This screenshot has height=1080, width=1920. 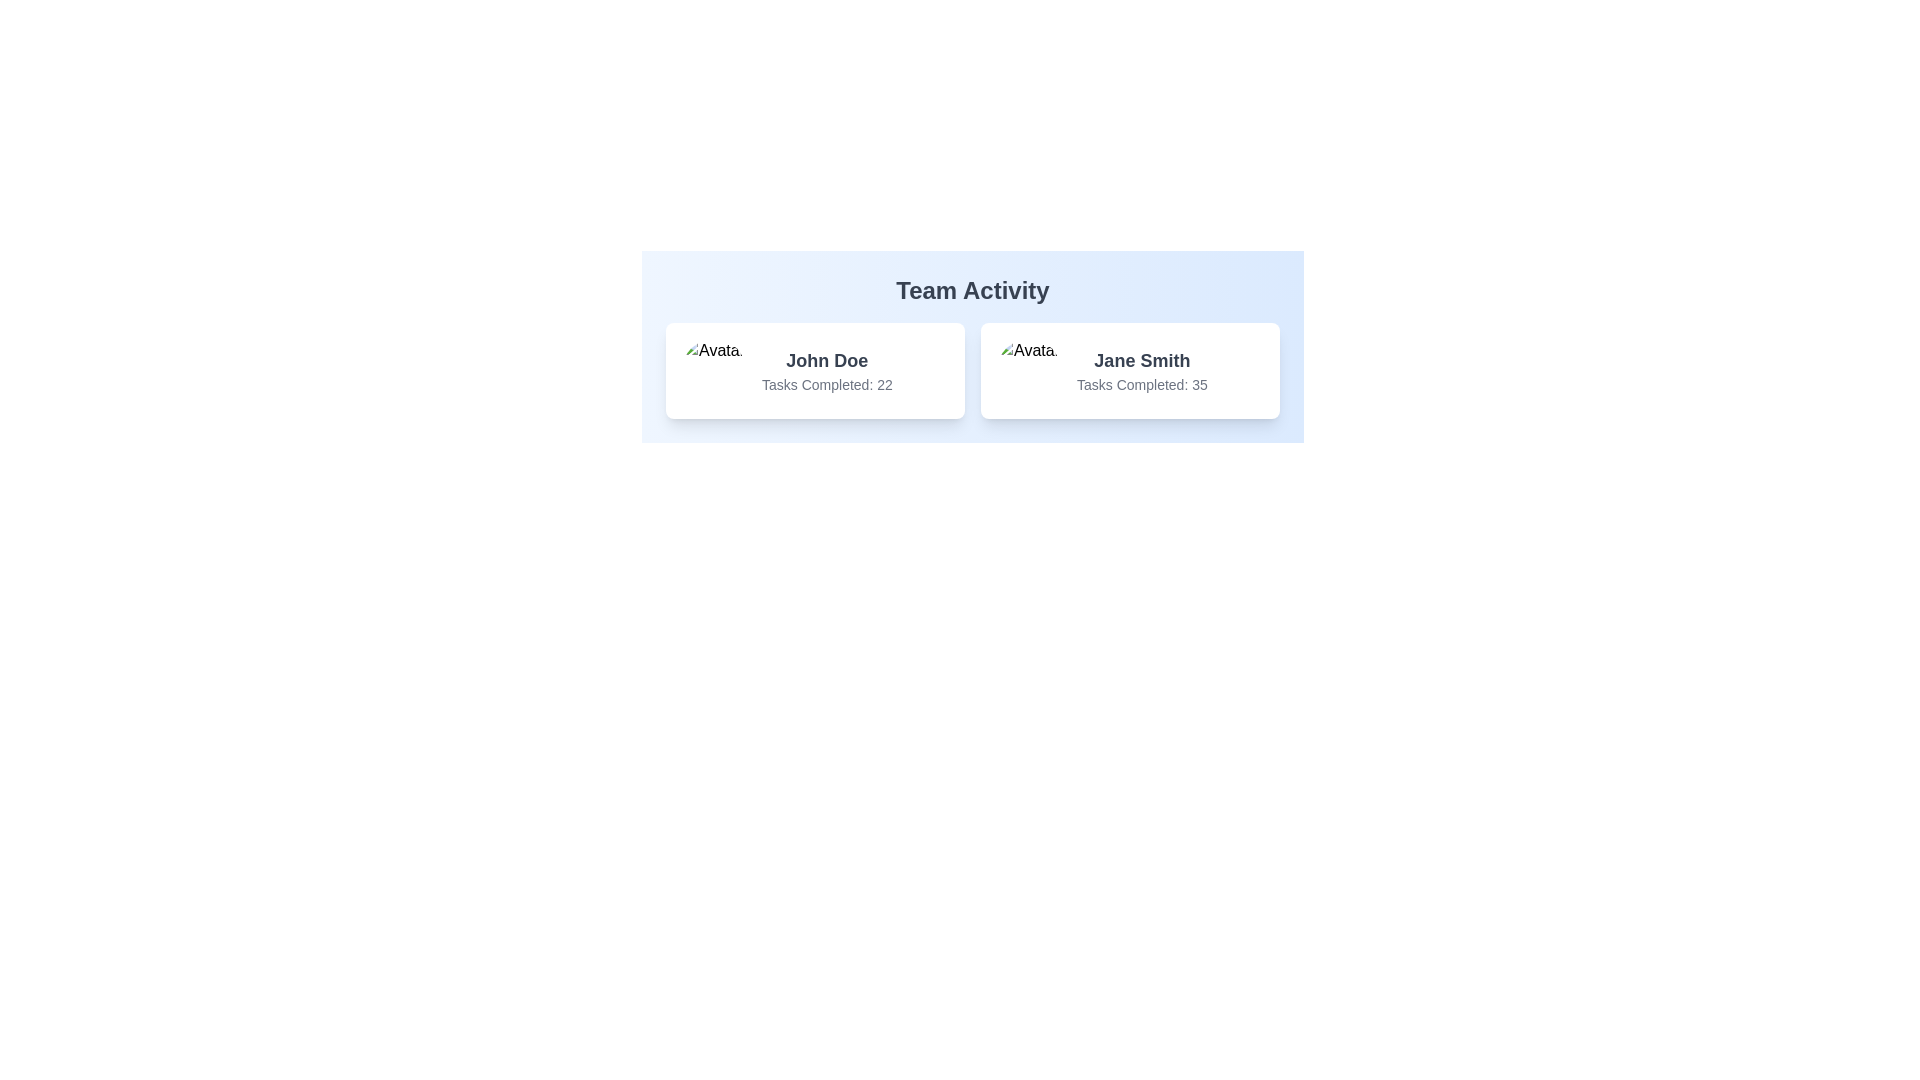 What do you see at coordinates (827, 385) in the screenshot?
I see `the text label displaying 'Tasks Completed: 22' which is located within a white card component below the name 'John Doe' in the 'Team Activity' section` at bounding box center [827, 385].